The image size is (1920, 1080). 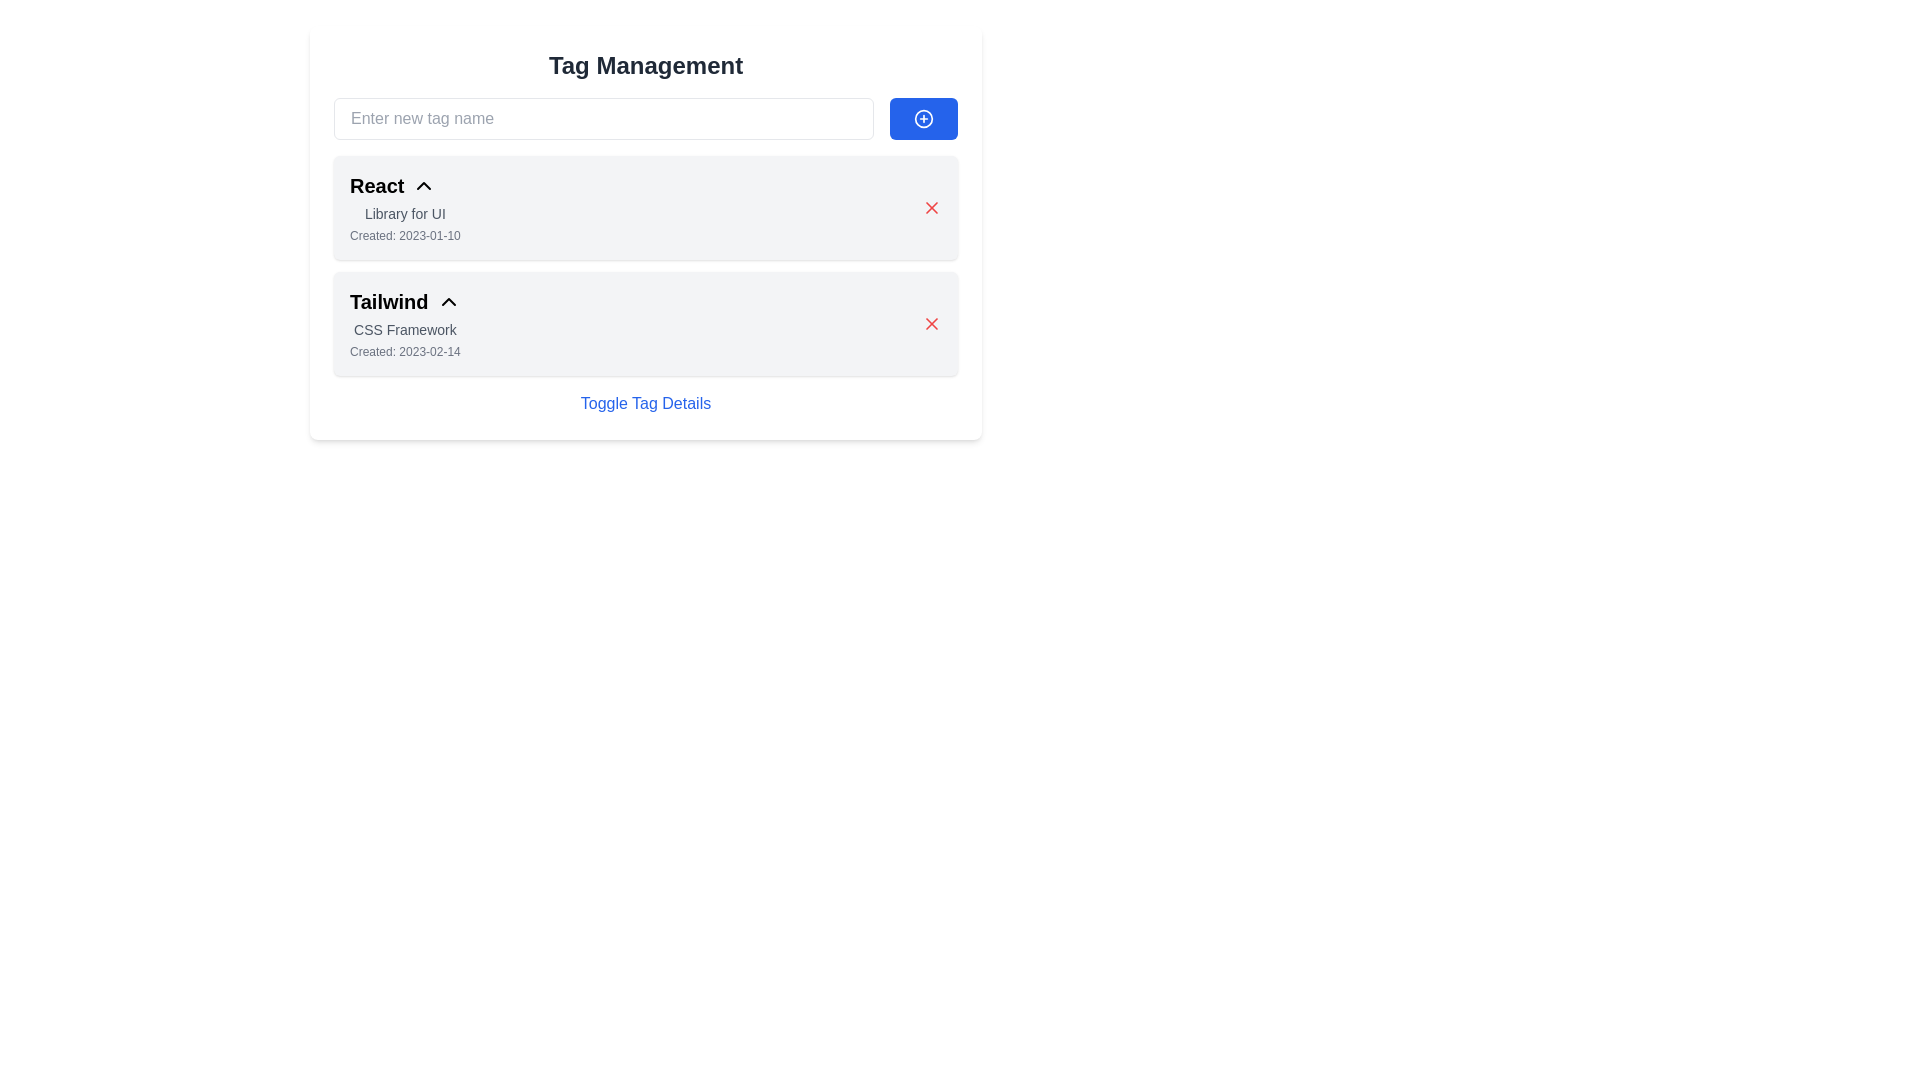 I want to click on the blue button with a plus icon located to the right of the 'Enter new tag name' text input in the 'Tag Management' section to observe its visual feedback, so click(x=923, y=119).